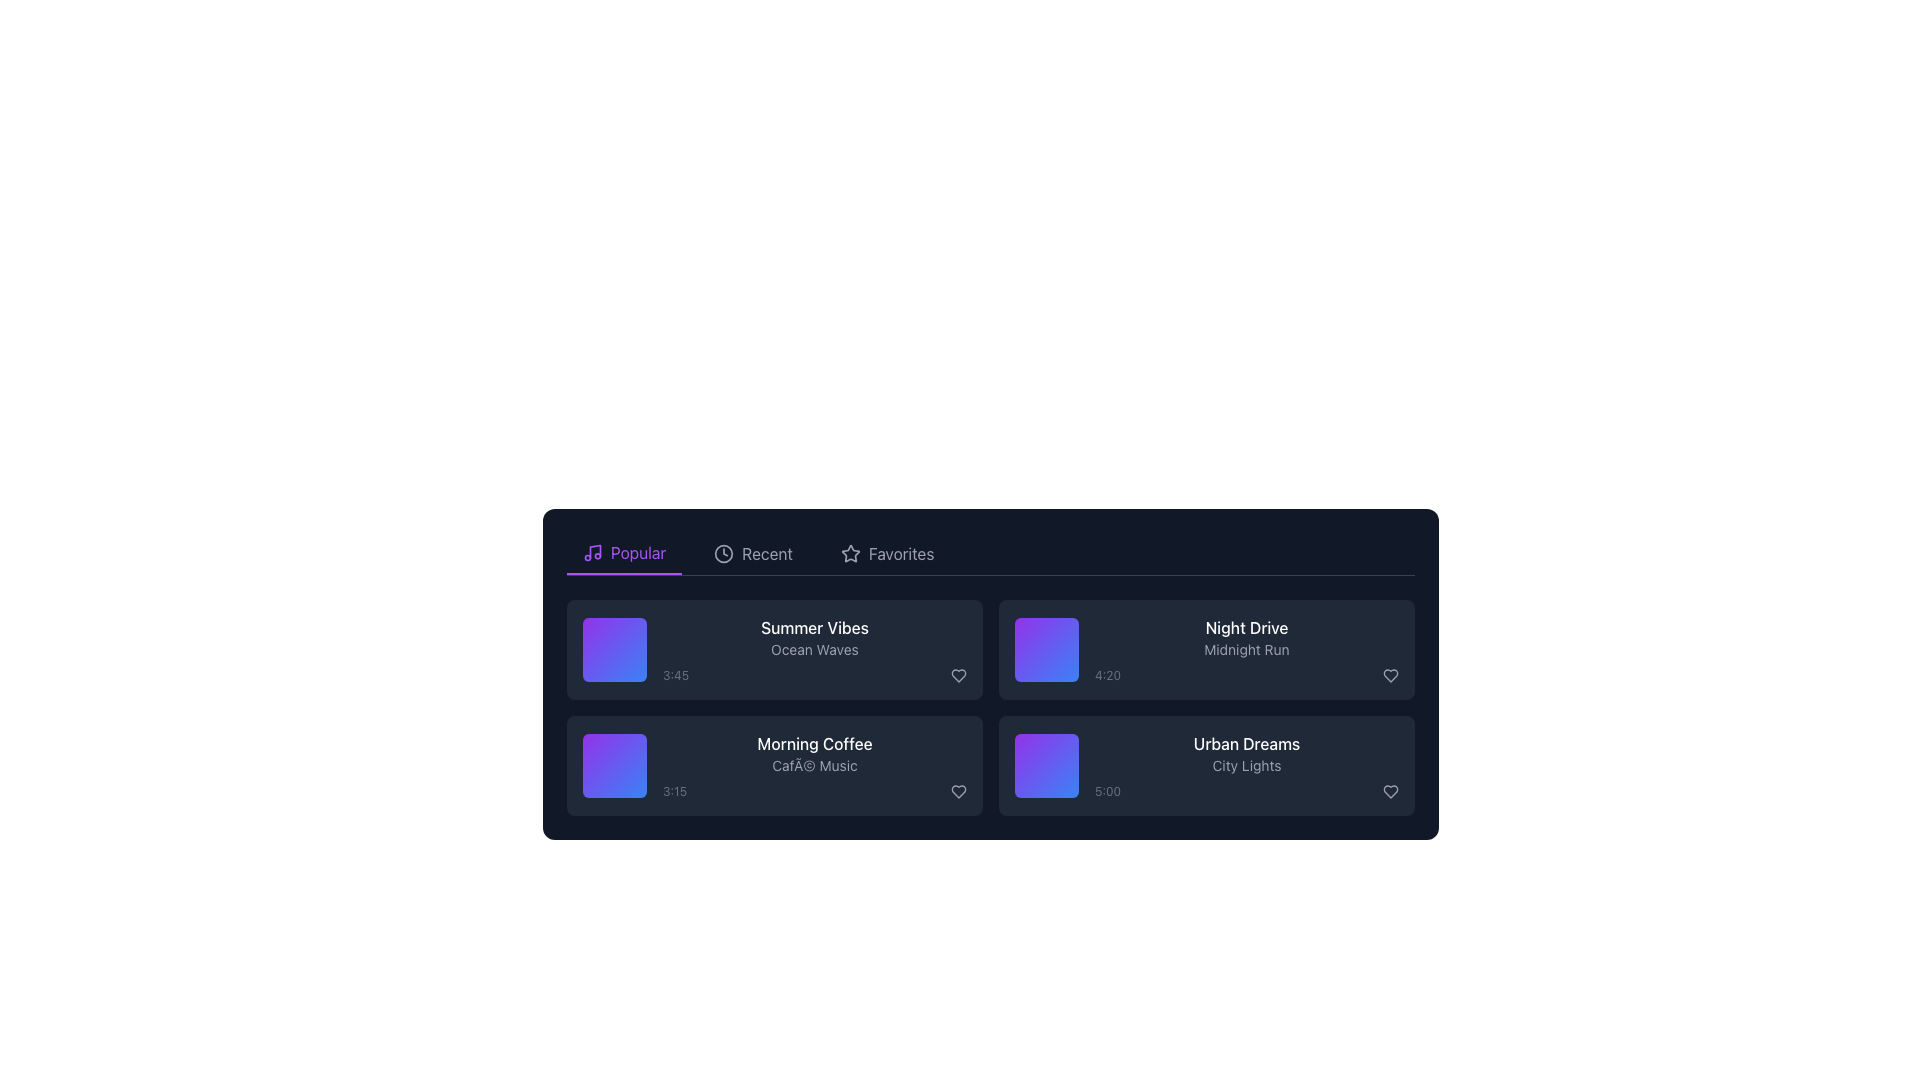  What do you see at coordinates (1246, 744) in the screenshot?
I see `text content of the label positioned in the lower-right corner of the grid layout, which identifies the corresponding grid item` at bounding box center [1246, 744].